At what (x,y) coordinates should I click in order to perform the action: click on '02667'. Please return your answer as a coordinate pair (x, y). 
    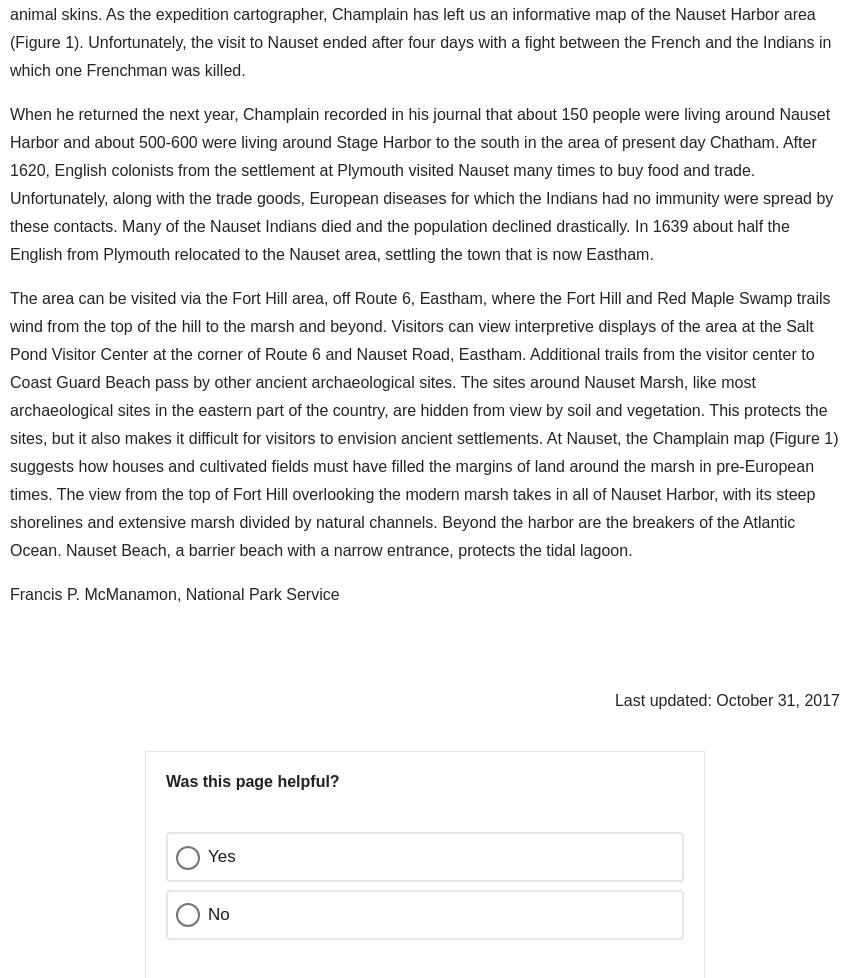
    Looking at the image, I should click on (120, 277).